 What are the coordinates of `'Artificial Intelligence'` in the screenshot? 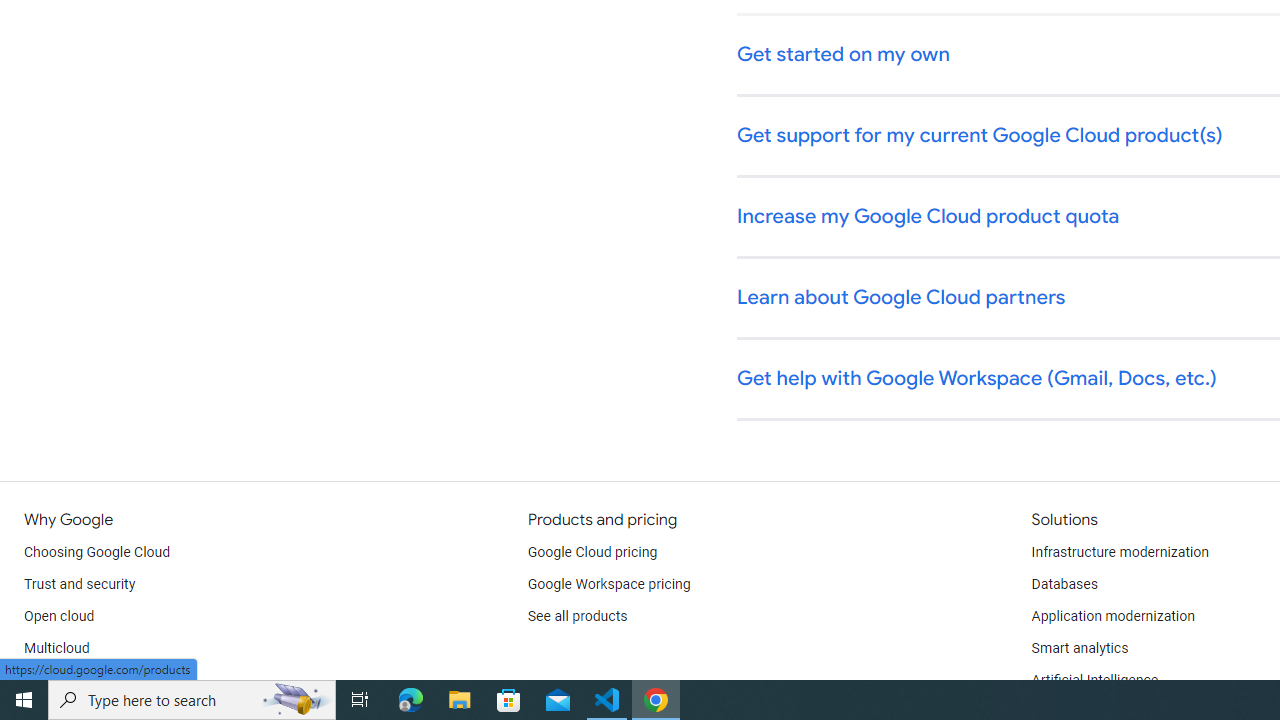 It's located at (1093, 680).